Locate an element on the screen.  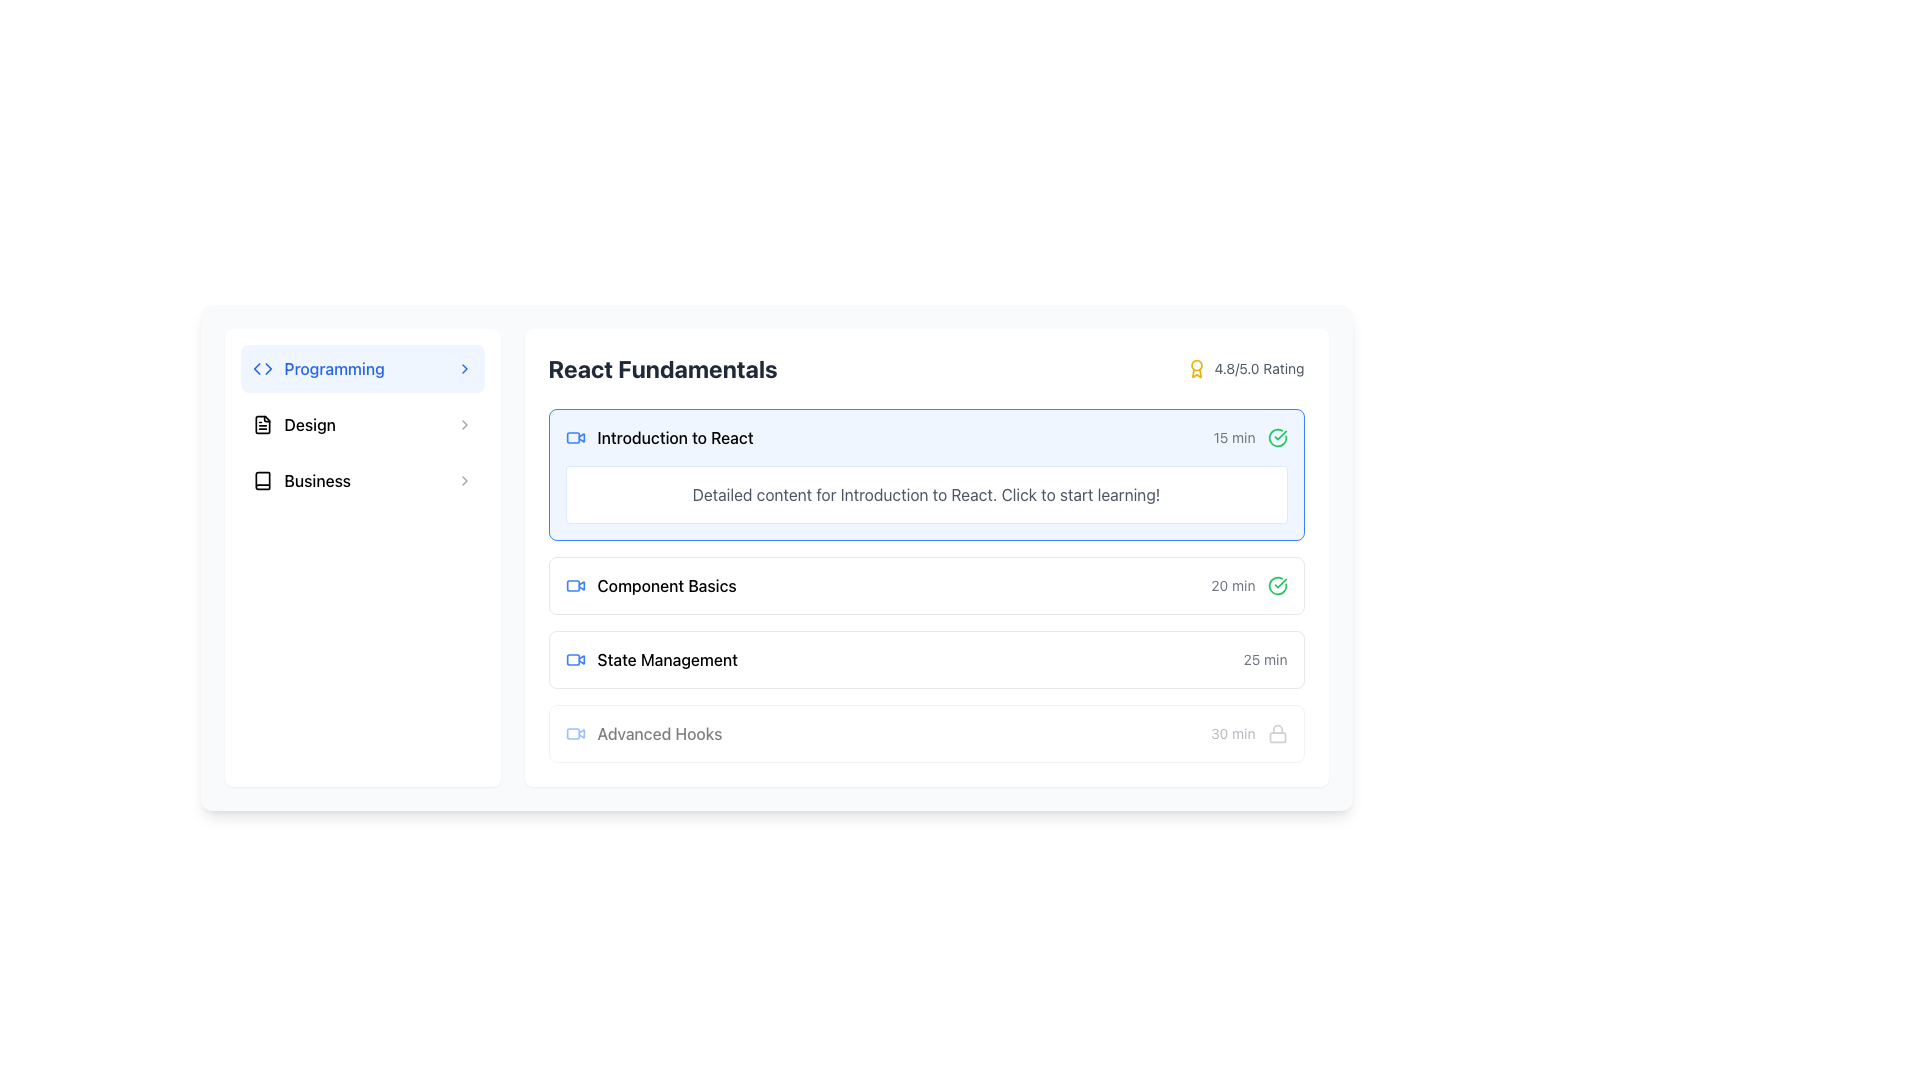
the icon indicating 'State Management' related to video content, located is located at coordinates (574, 659).